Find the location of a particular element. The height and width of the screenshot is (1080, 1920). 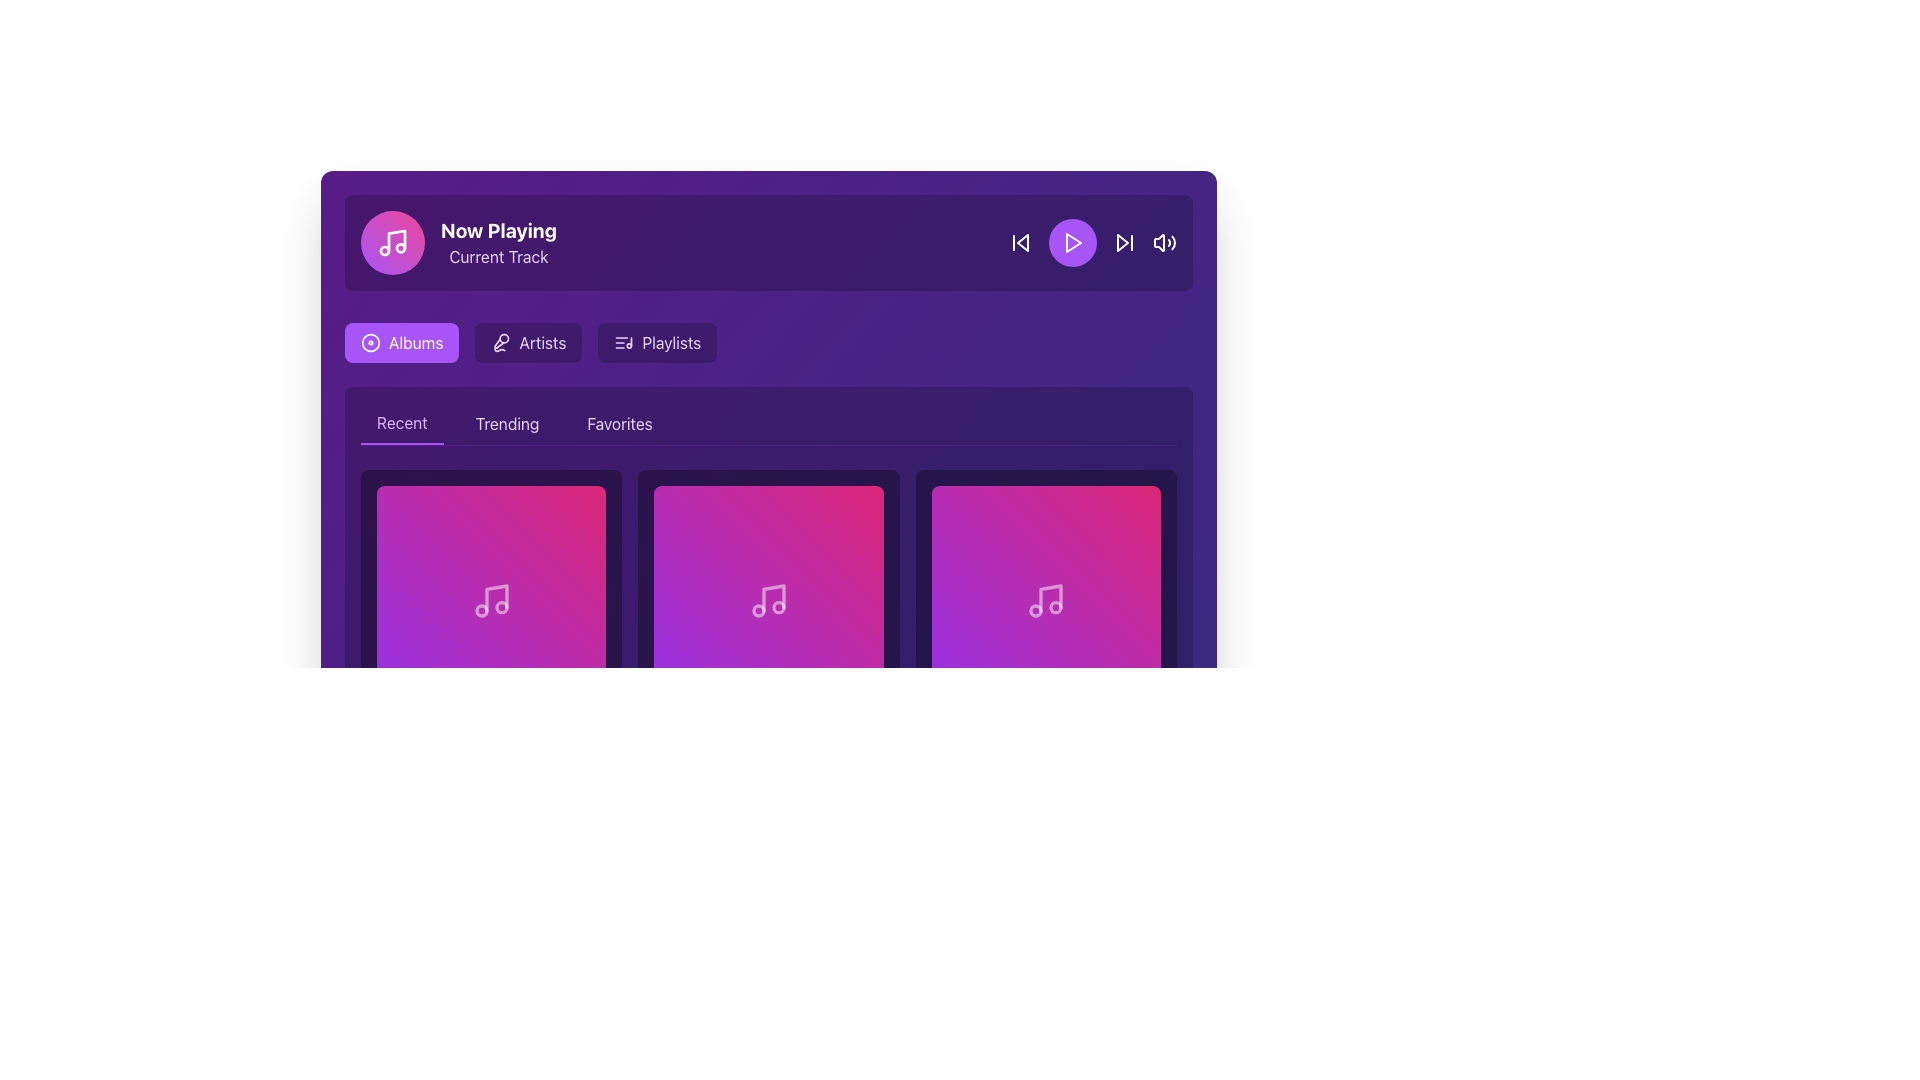

the small circle located towards the lower right corner of the musical note icon, which is part of an SVG graphic is located at coordinates (1055, 606).